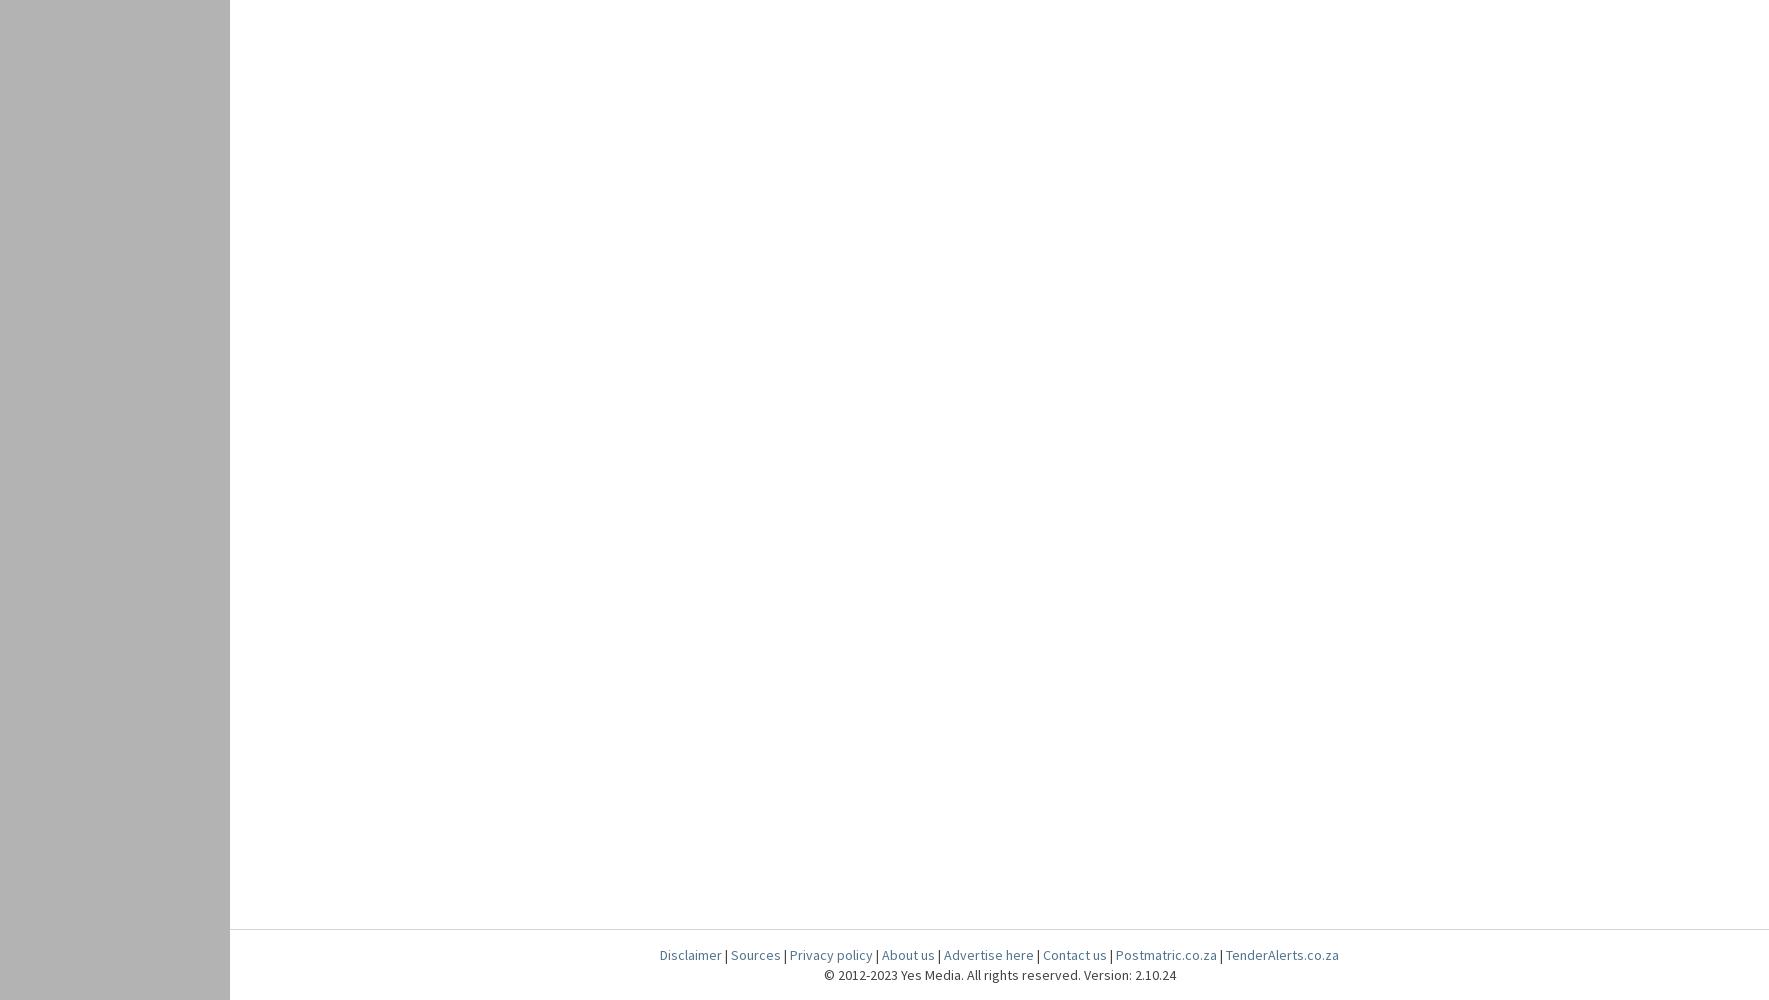 The image size is (1769, 1000). Describe the element at coordinates (908, 954) in the screenshot. I see `'About us'` at that location.